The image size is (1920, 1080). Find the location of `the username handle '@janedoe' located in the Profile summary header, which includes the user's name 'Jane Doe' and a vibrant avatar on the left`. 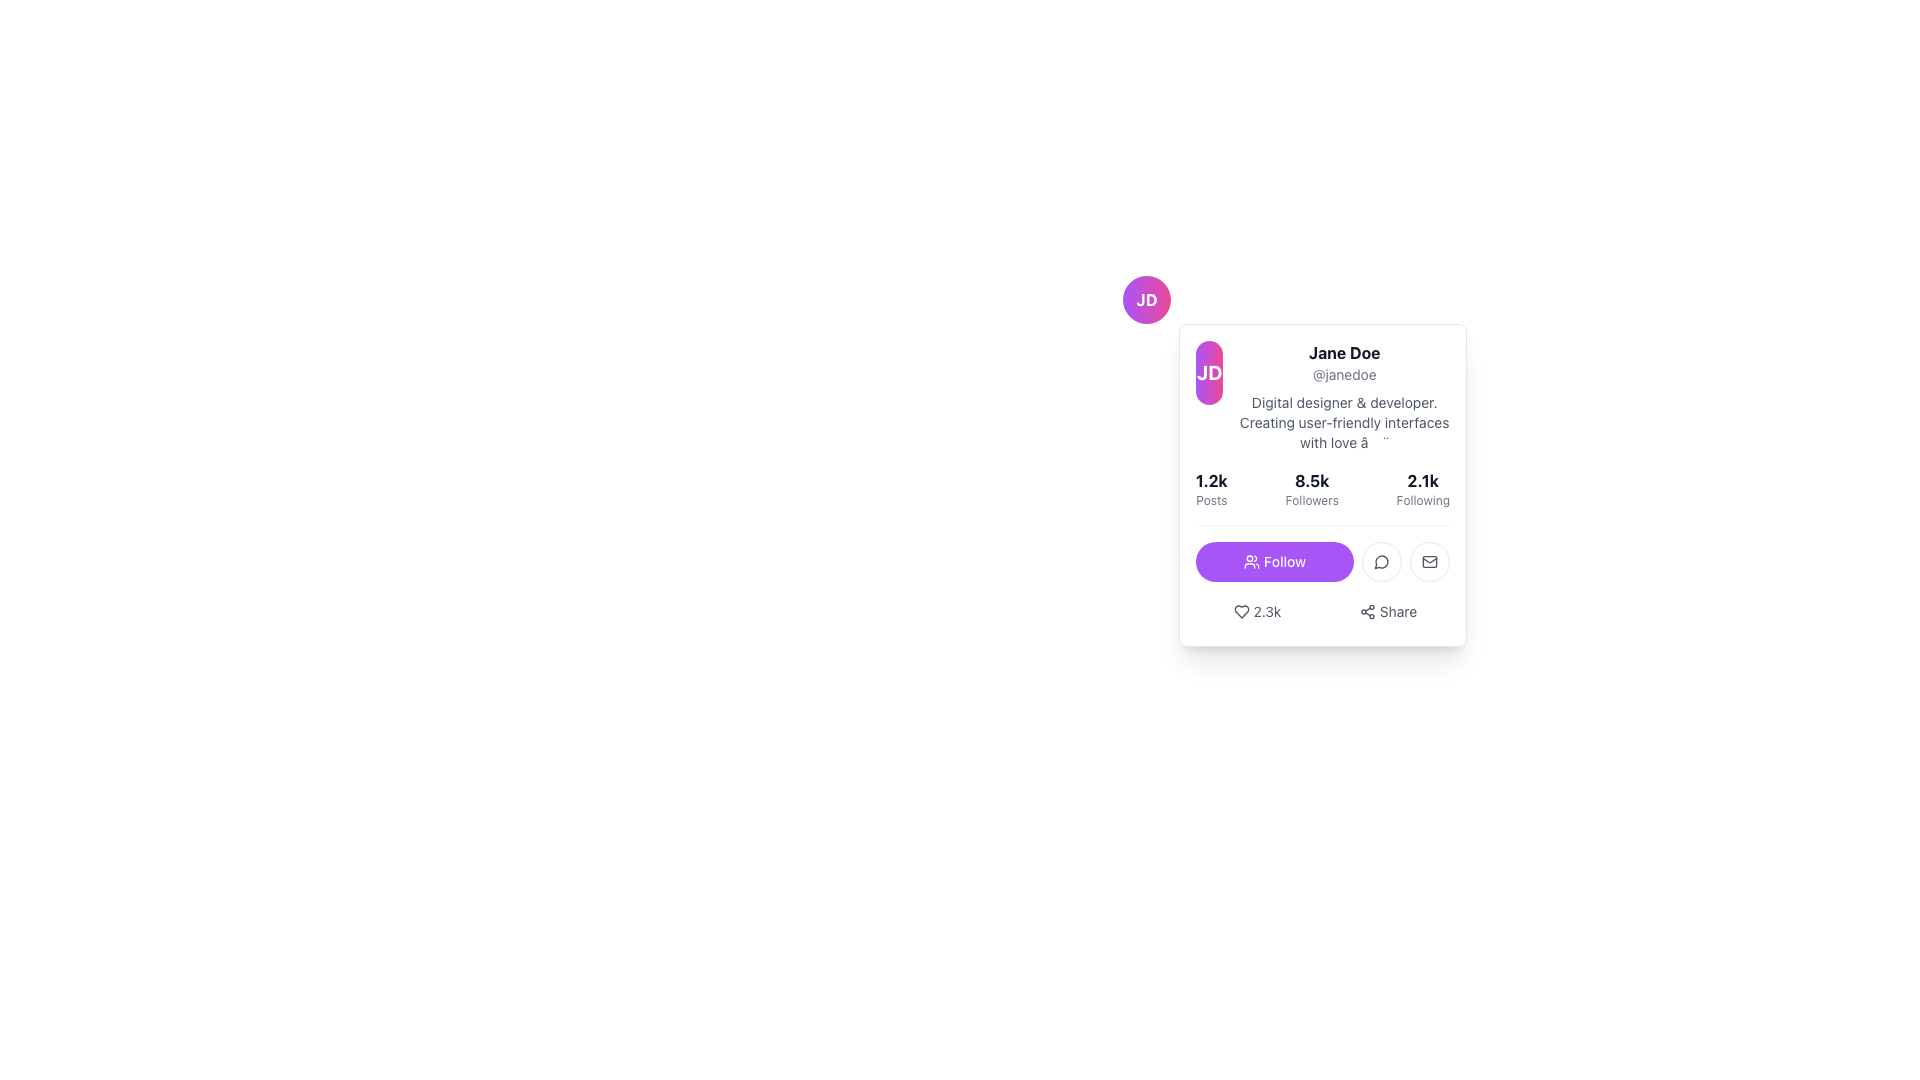

the username handle '@janedoe' located in the Profile summary header, which includes the user's name 'Jane Doe' and a vibrant avatar on the left is located at coordinates (1323, 397).